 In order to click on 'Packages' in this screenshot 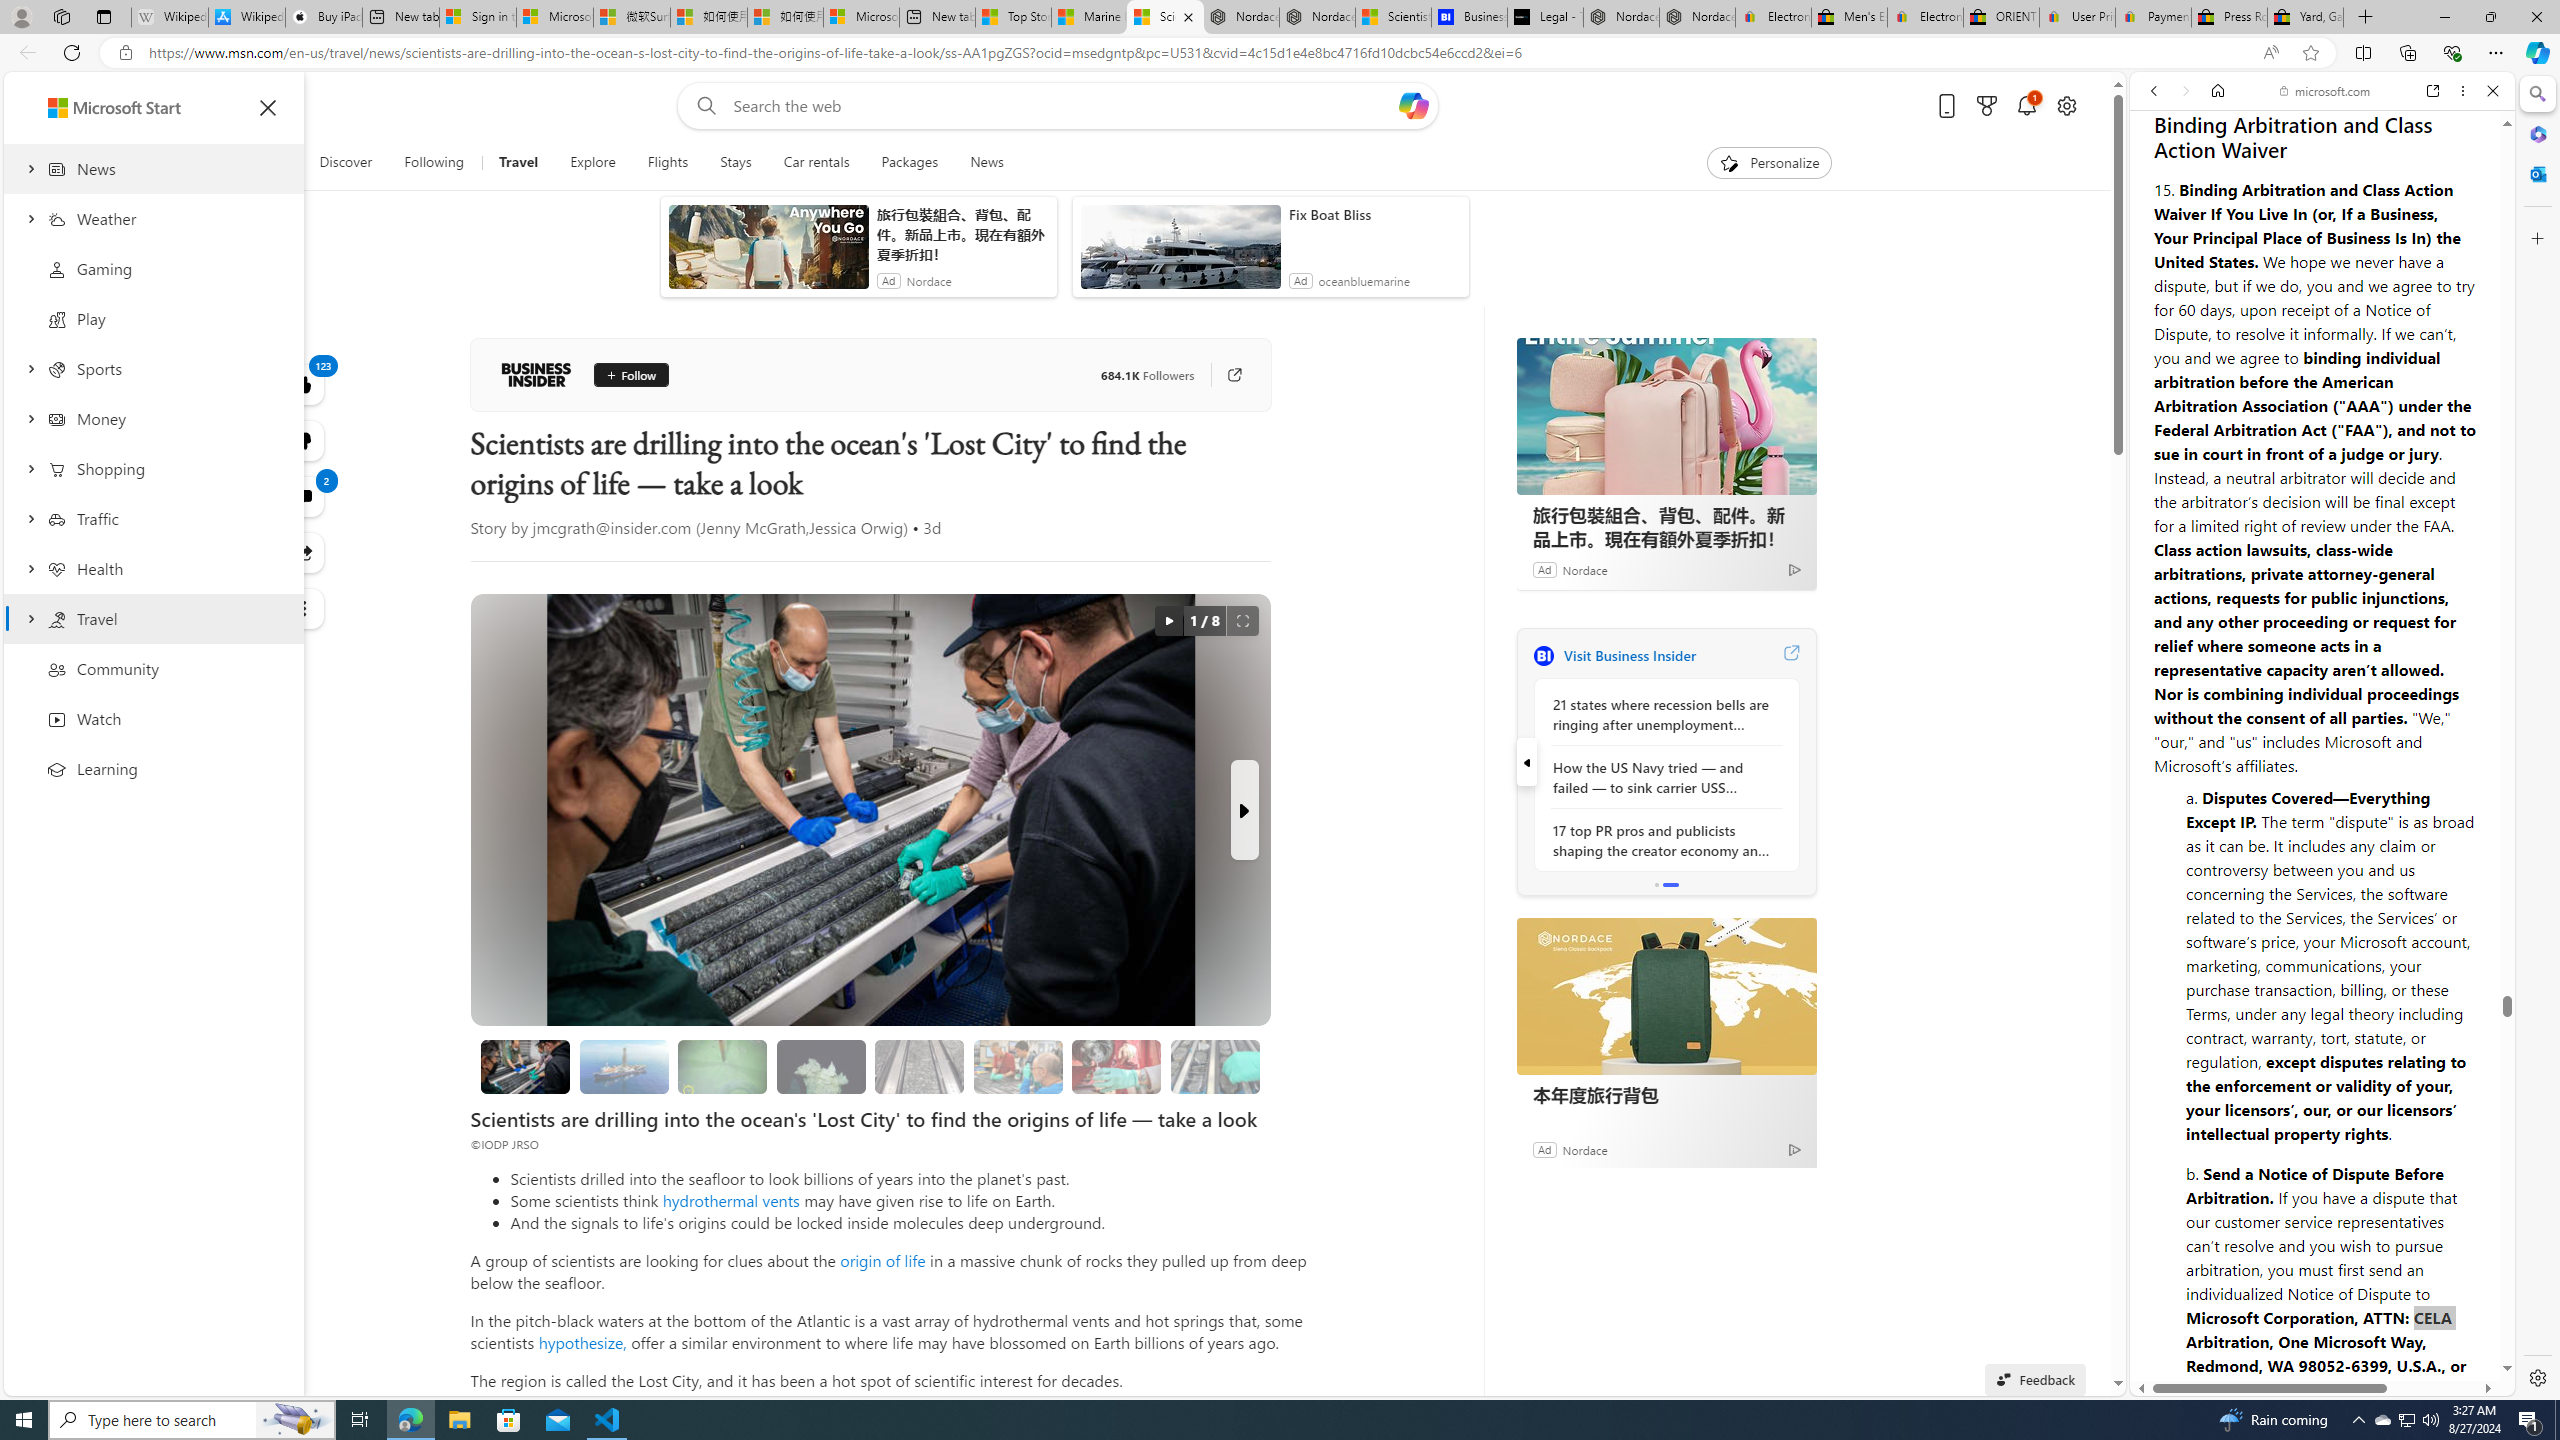, I will do `click(909, 162)`.